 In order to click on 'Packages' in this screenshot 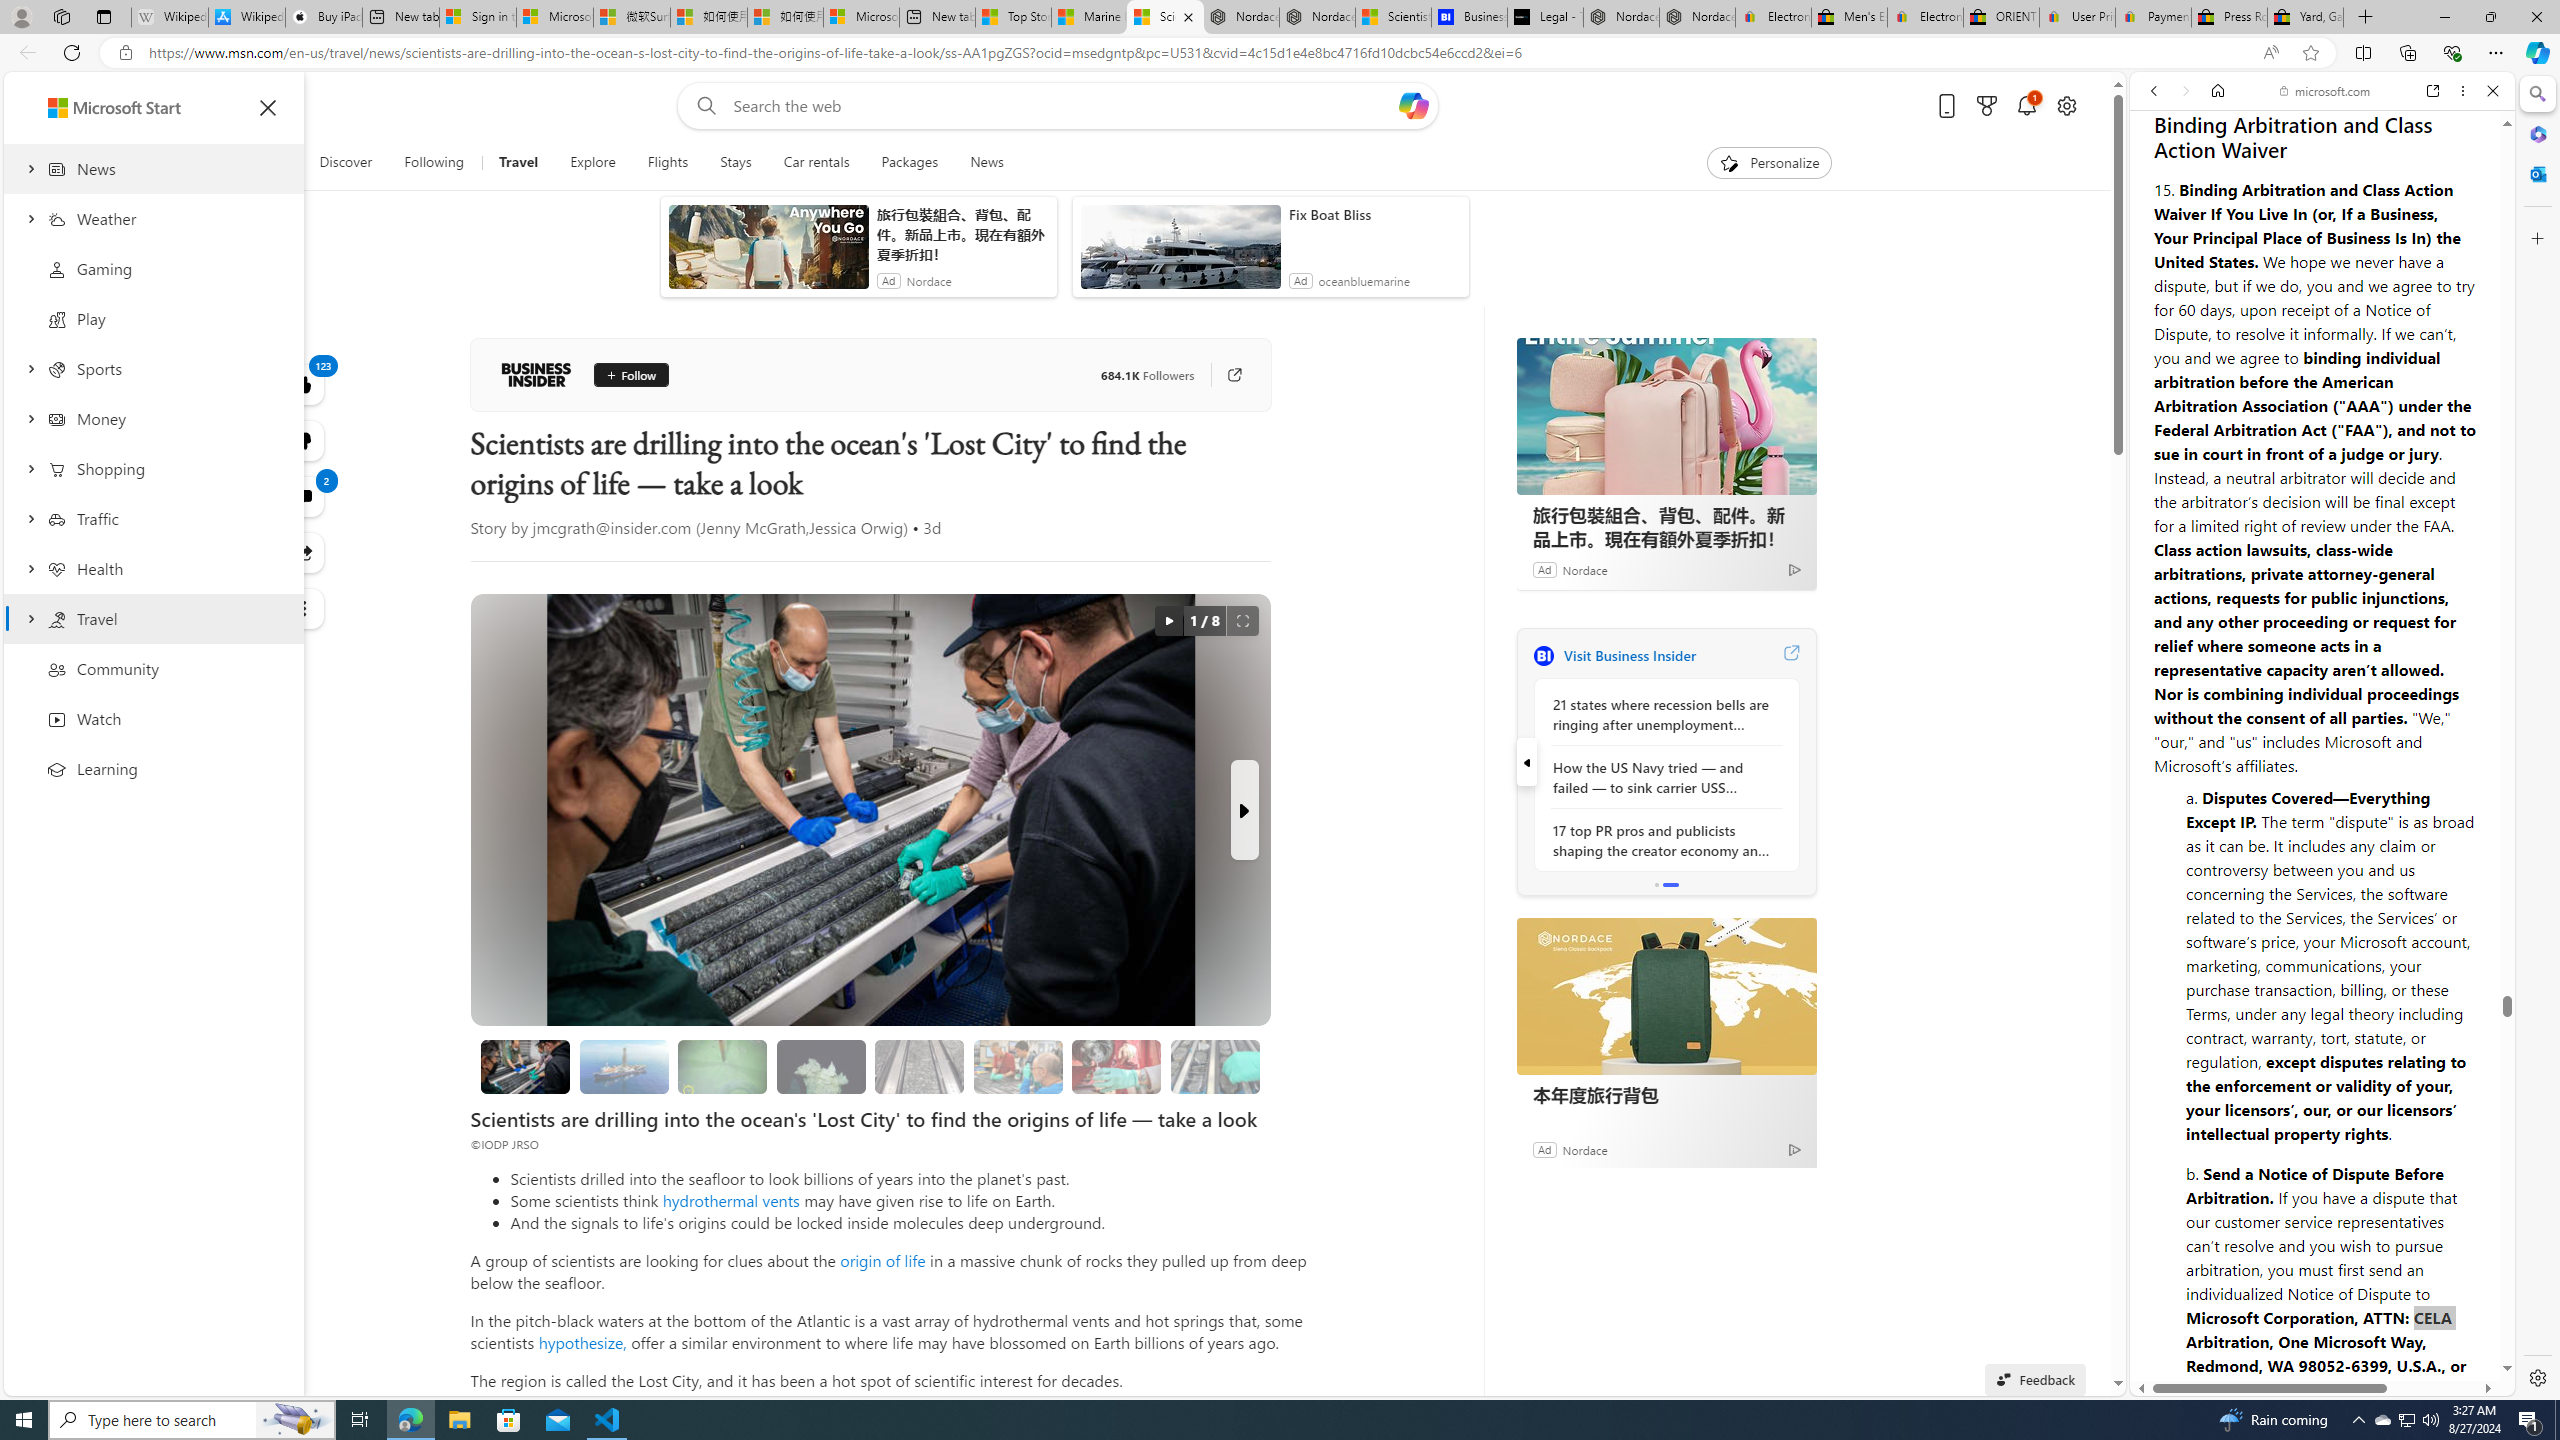, I will do `click(909, 162)`.